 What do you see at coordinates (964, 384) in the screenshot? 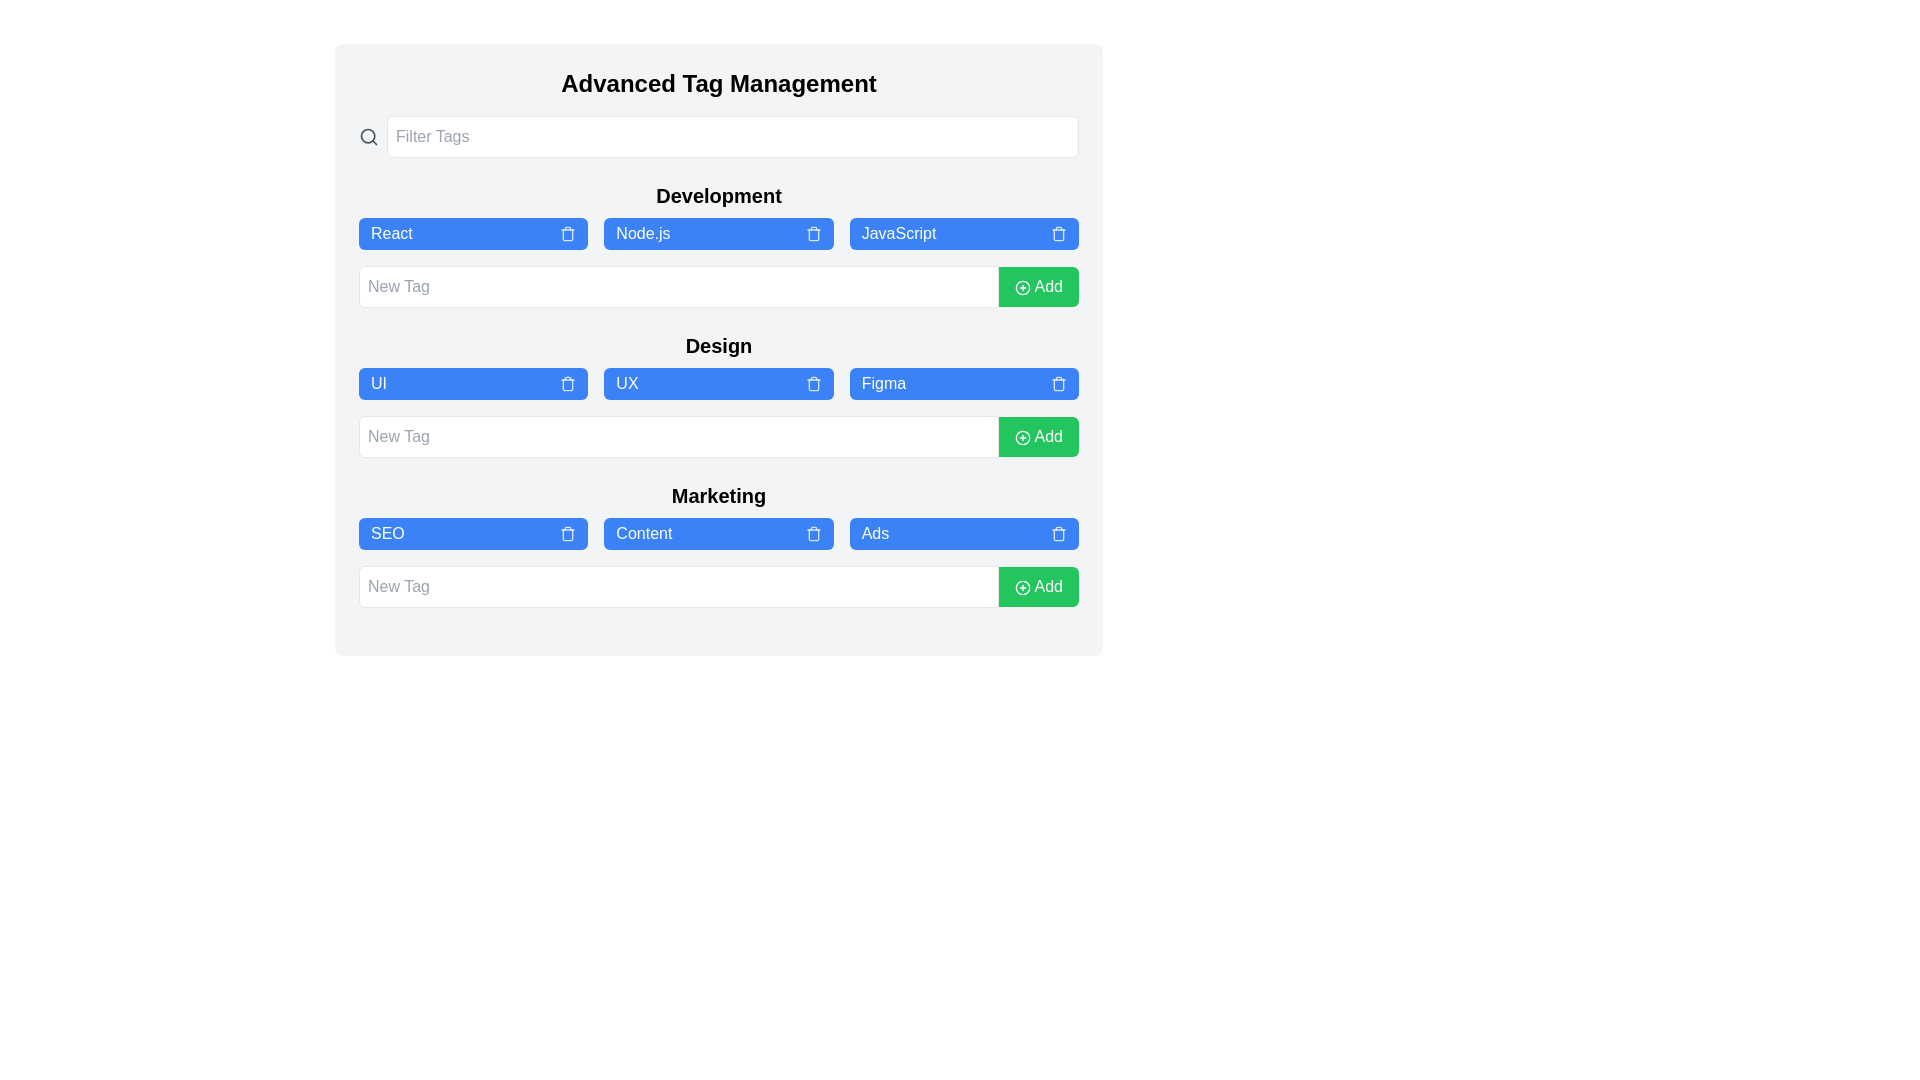
I see `the 'Figma' button, which is the third button from the left` at bounding box center [964, 384].